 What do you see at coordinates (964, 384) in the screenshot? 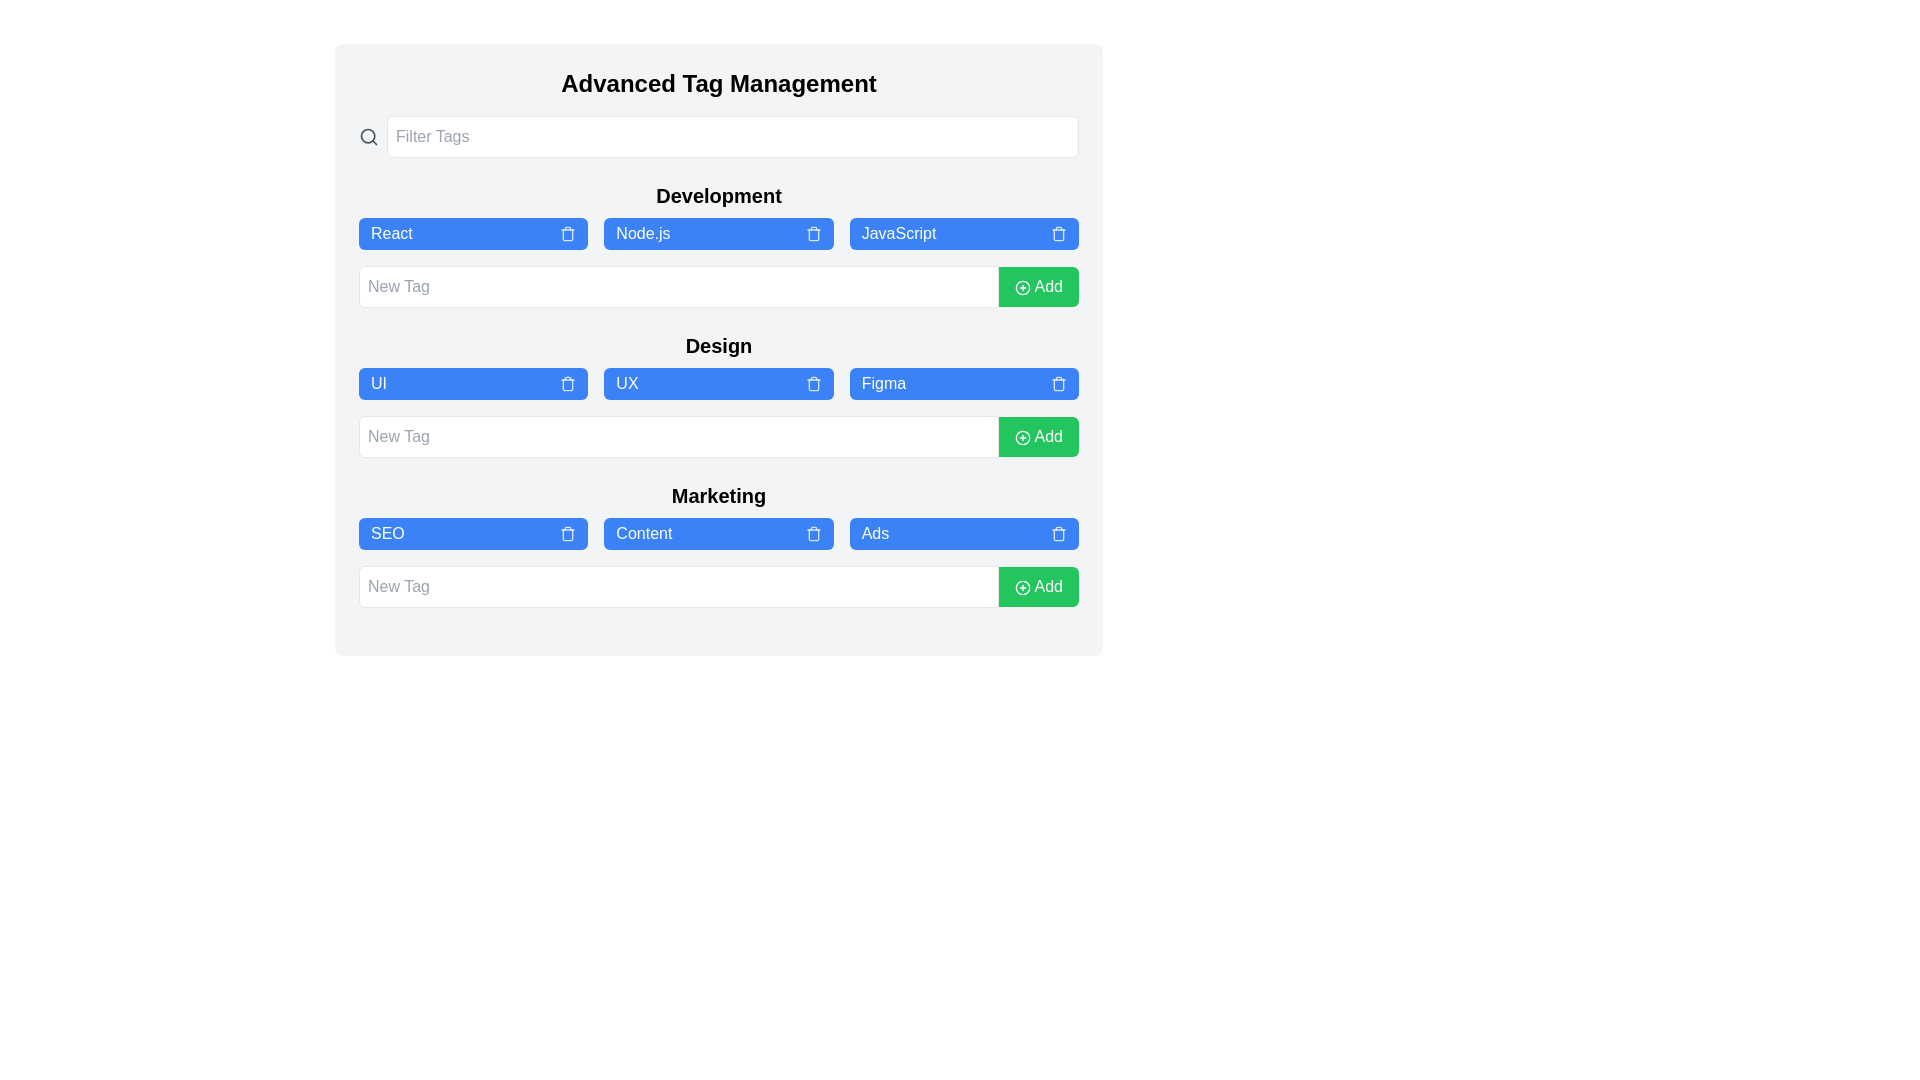
I see `the 'Figma' button, which is the third button from the left` at bounding box center [964, 384].